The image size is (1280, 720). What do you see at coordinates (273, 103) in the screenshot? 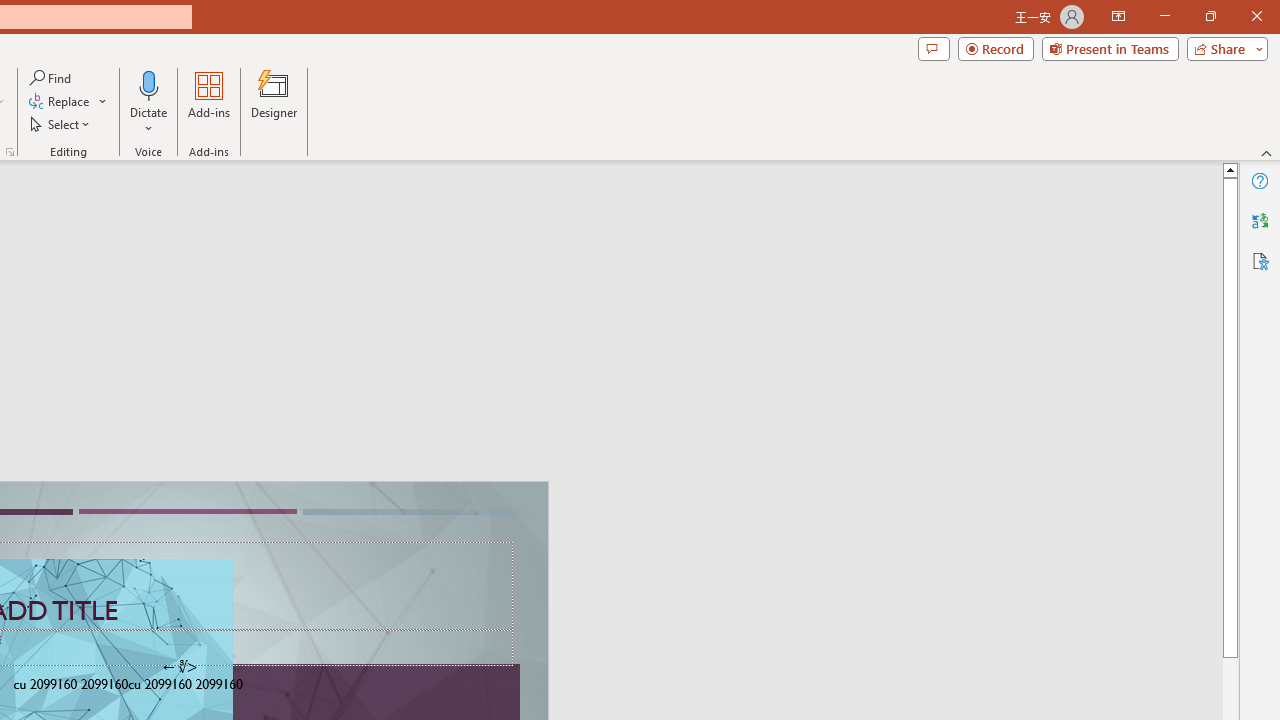
I see `'Designer'` at bounding box center [273, 103].